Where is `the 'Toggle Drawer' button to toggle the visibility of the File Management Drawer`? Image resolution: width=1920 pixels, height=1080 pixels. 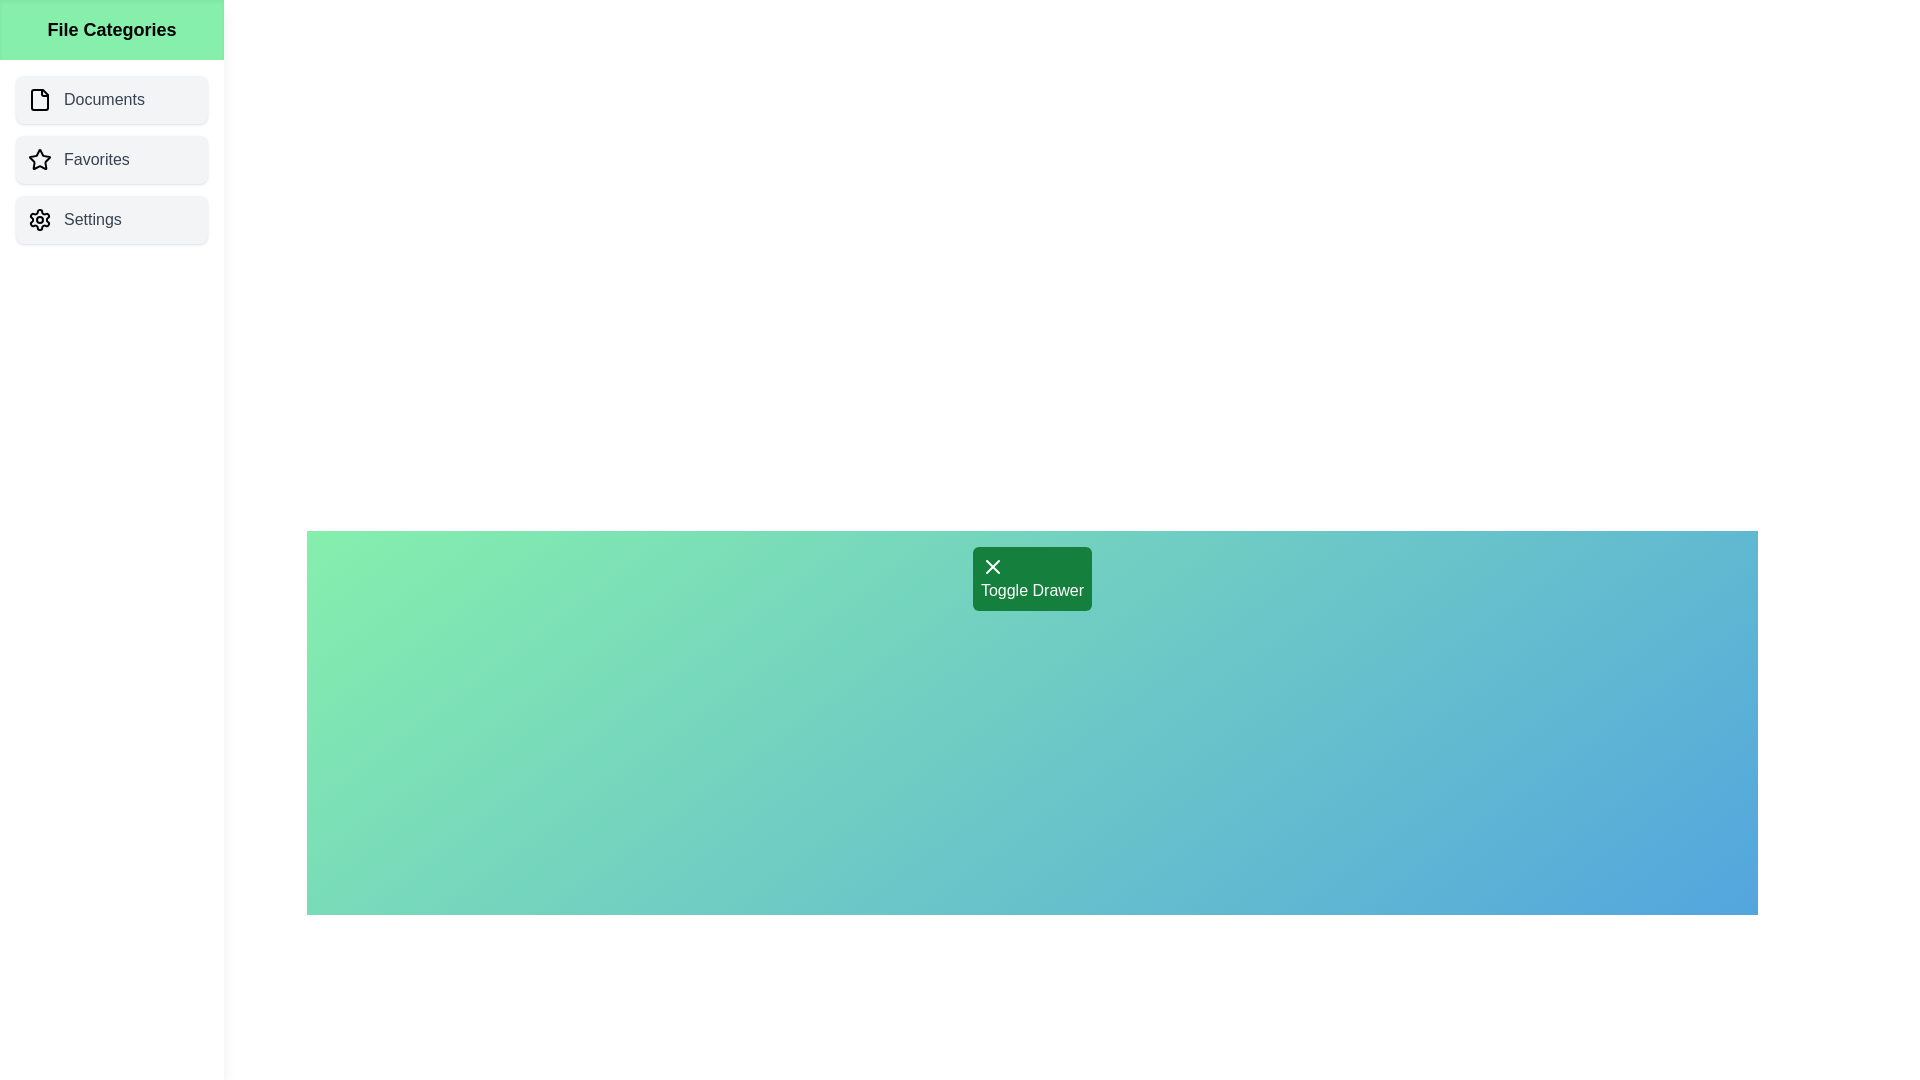
the 'Toggle Drawer' button to toggle the visibility of the File Management Drawer is located at coordinates (1032, 578).